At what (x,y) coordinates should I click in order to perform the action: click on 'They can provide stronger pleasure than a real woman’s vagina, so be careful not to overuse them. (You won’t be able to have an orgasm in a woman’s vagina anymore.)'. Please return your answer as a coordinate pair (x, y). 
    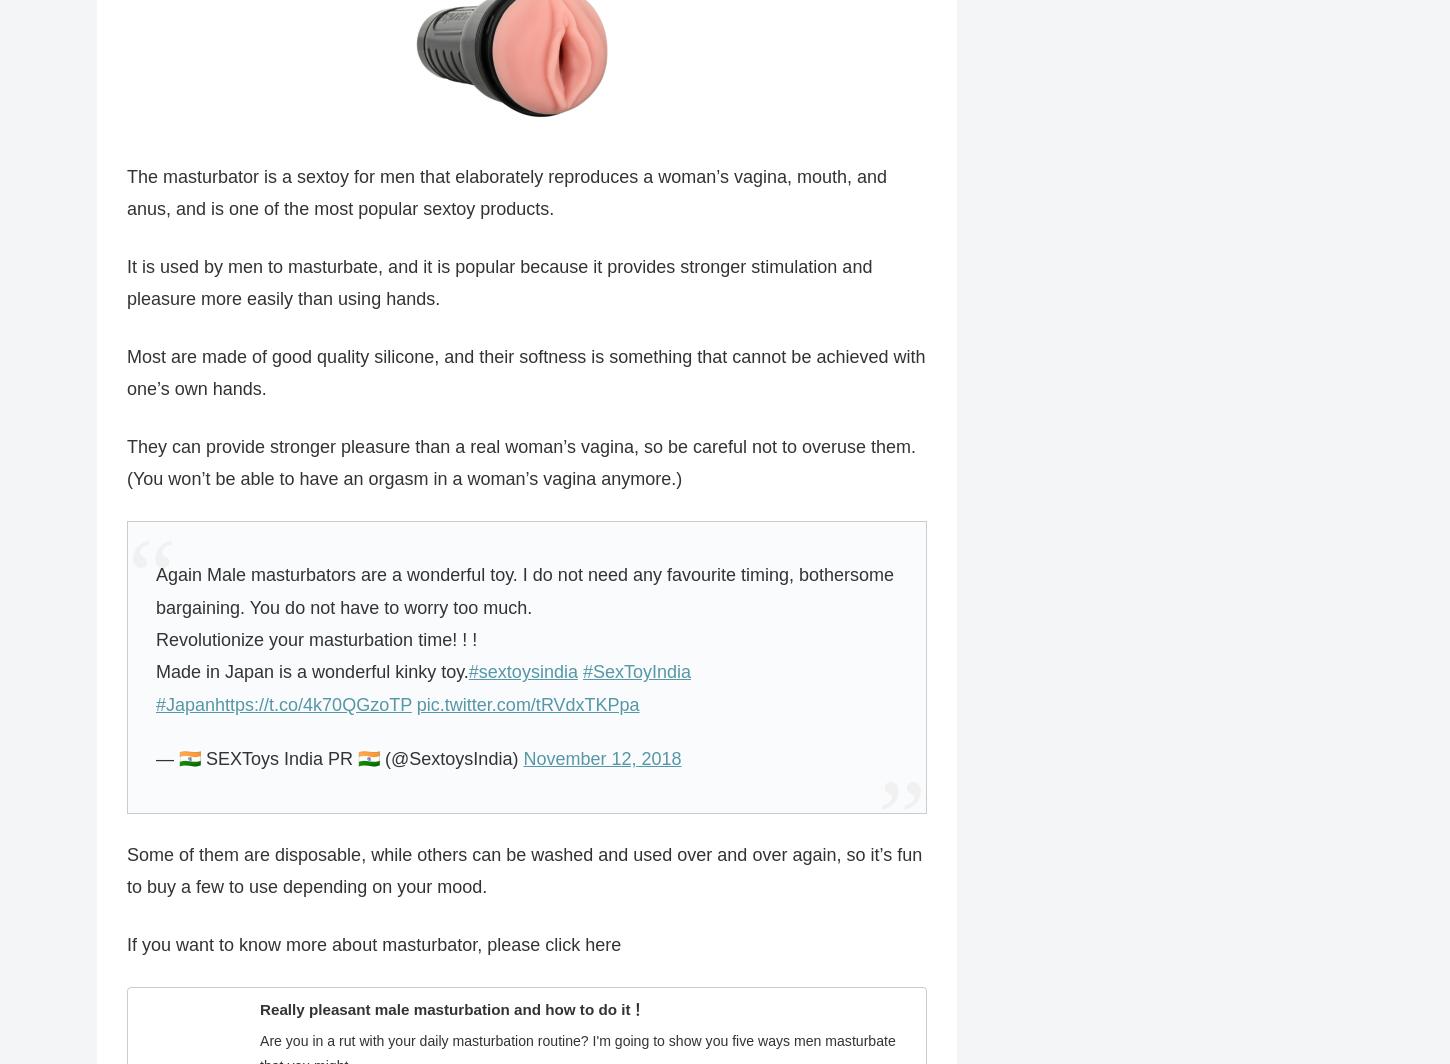
    Looking at the image, I should click on (521, 463).